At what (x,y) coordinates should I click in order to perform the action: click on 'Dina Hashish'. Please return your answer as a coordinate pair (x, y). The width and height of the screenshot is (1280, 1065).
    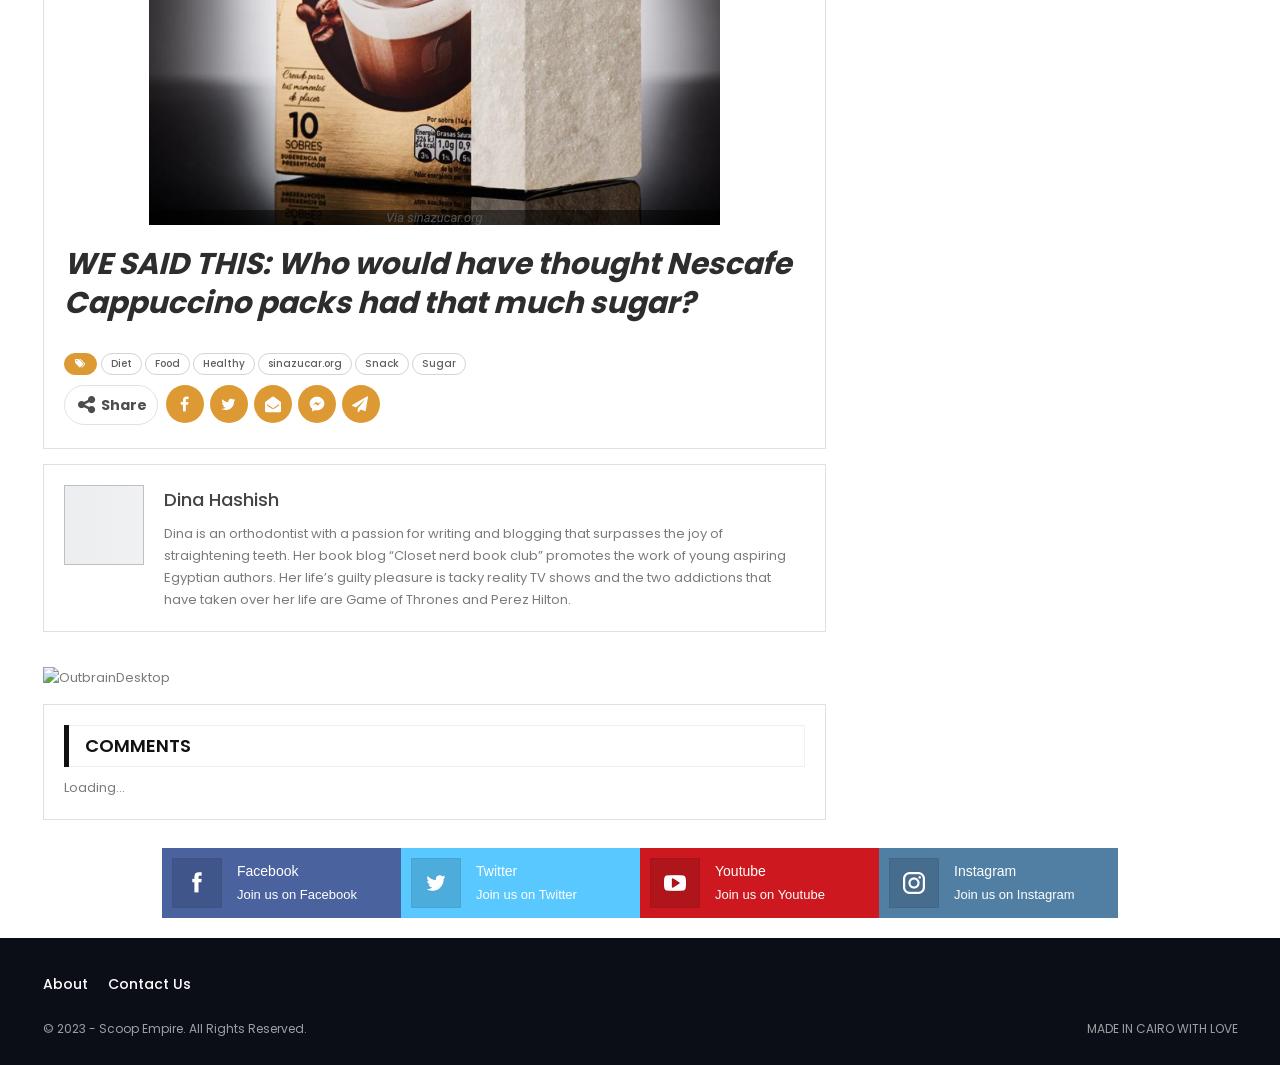
    Looking at the image, I should click on (220, 498).